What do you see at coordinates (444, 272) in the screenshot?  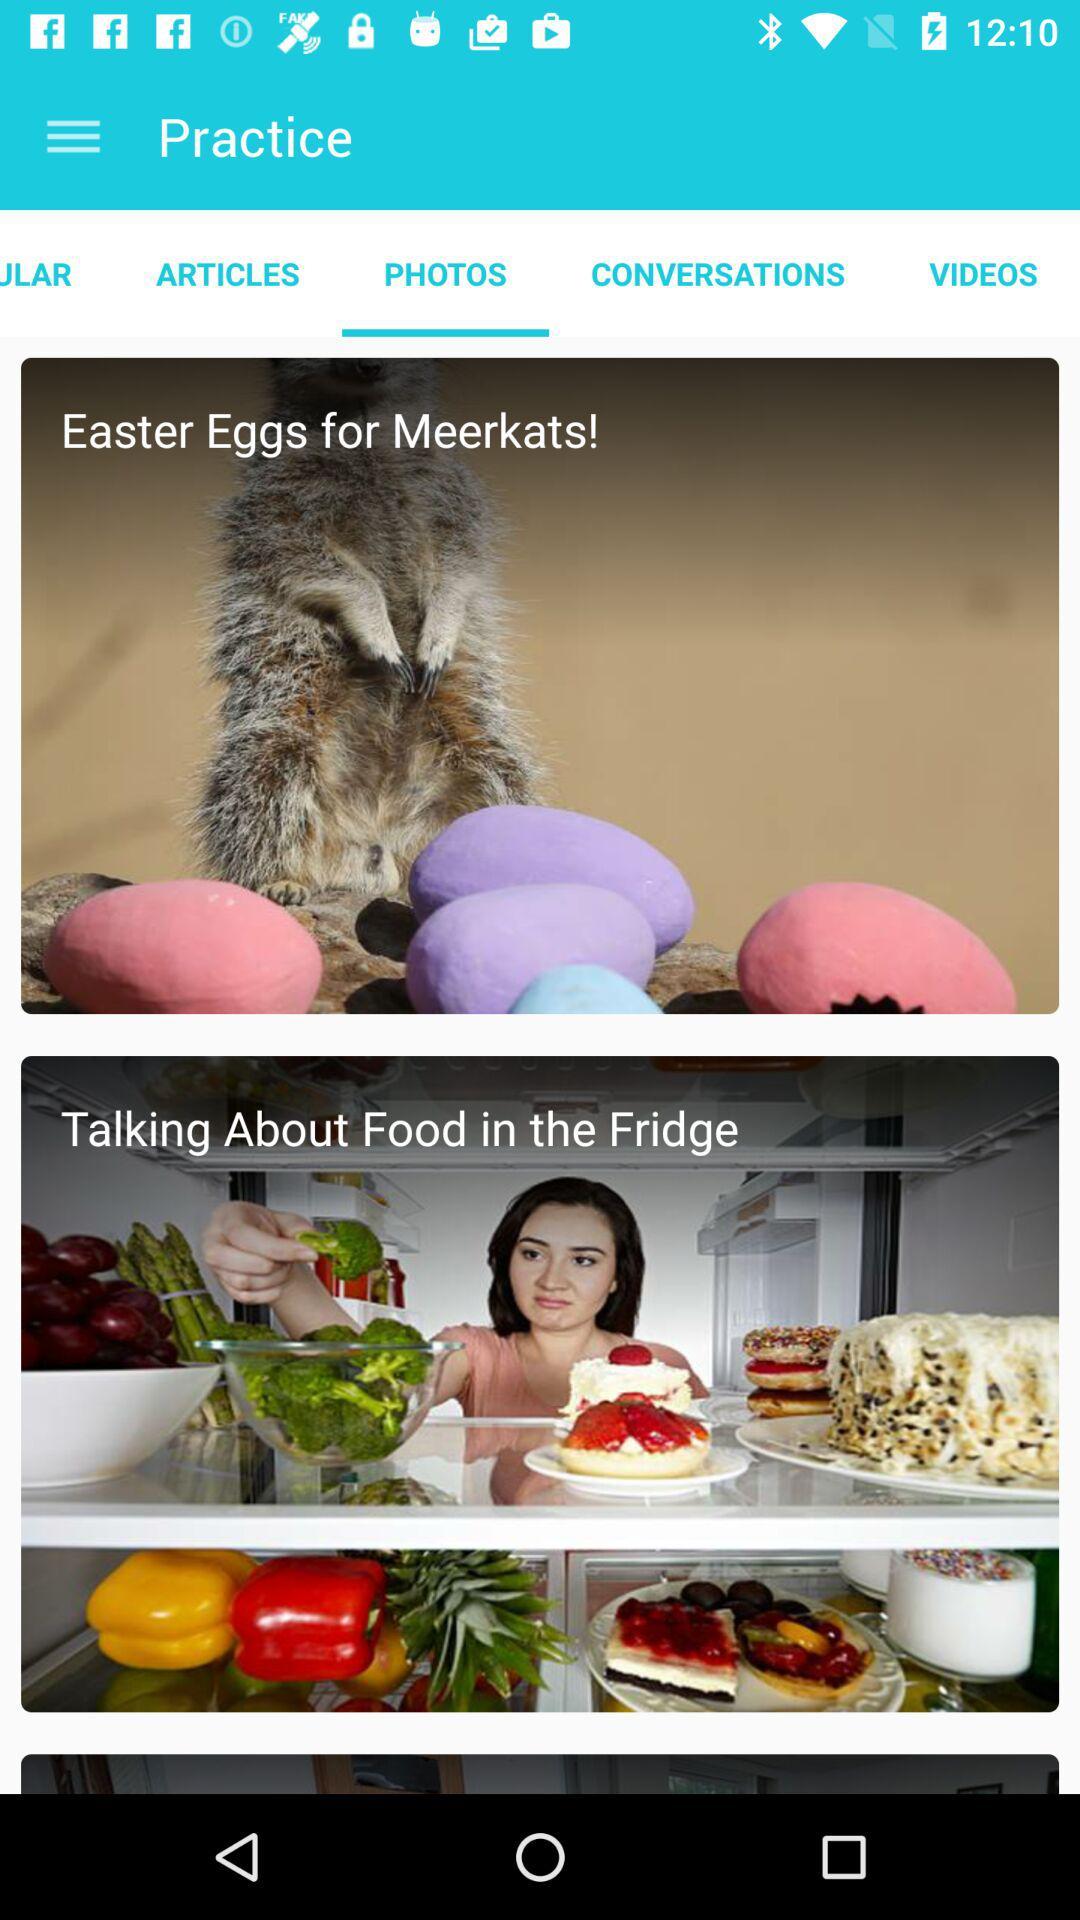 I see `the app to the right of the articles` at bounding box center [444, 272].